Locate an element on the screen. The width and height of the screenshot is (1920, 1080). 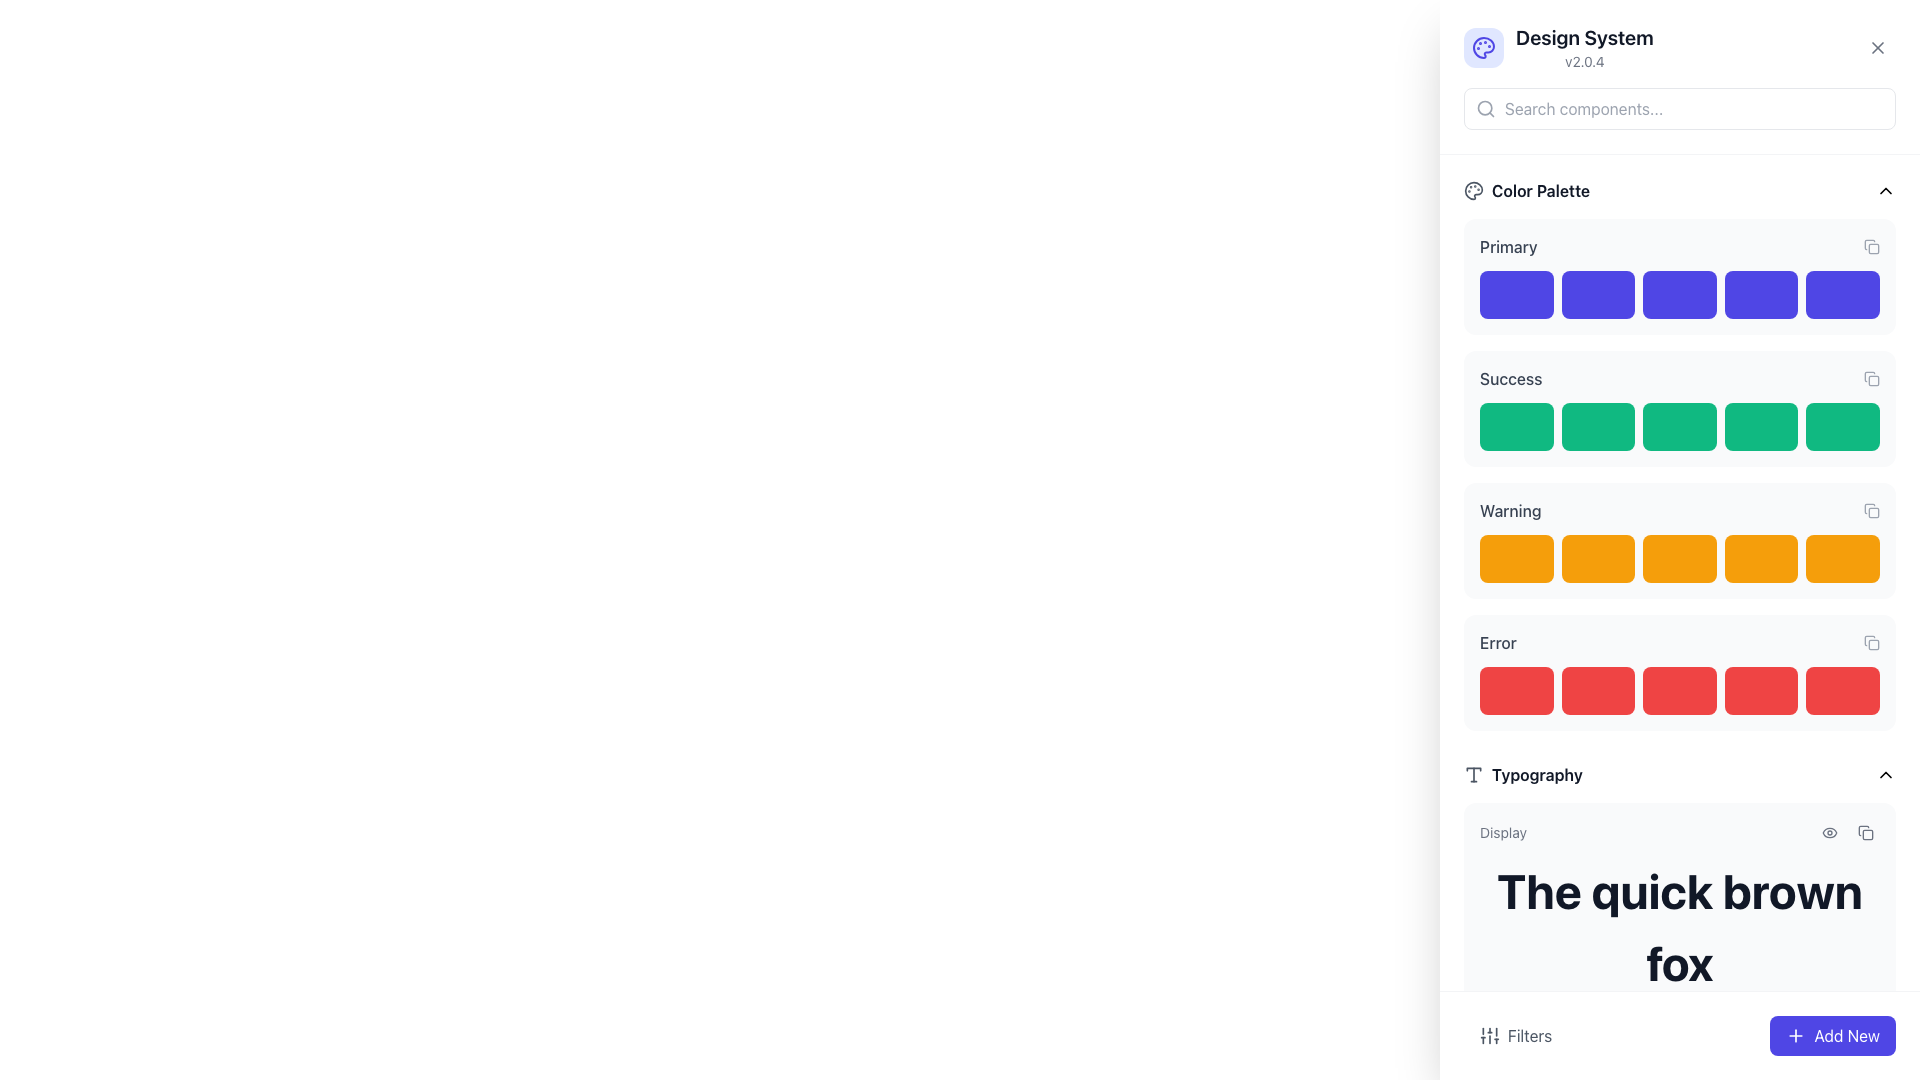
the 'Warning' color swatch, which is the last orange block in the Color Palette group is located at coordinates (1842, 559).